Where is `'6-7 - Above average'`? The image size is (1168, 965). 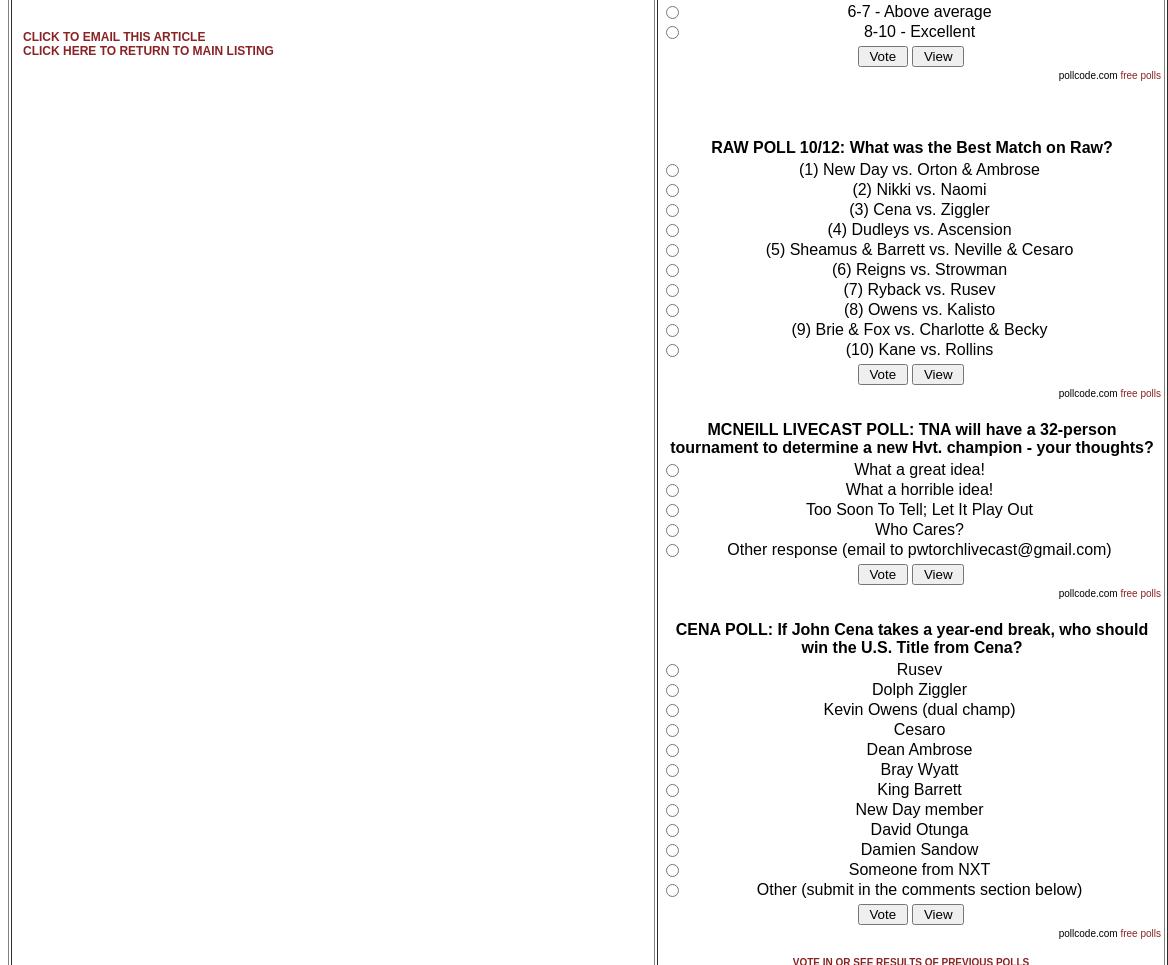 '6-7 - Above average' is located at coordinates (846, 10).